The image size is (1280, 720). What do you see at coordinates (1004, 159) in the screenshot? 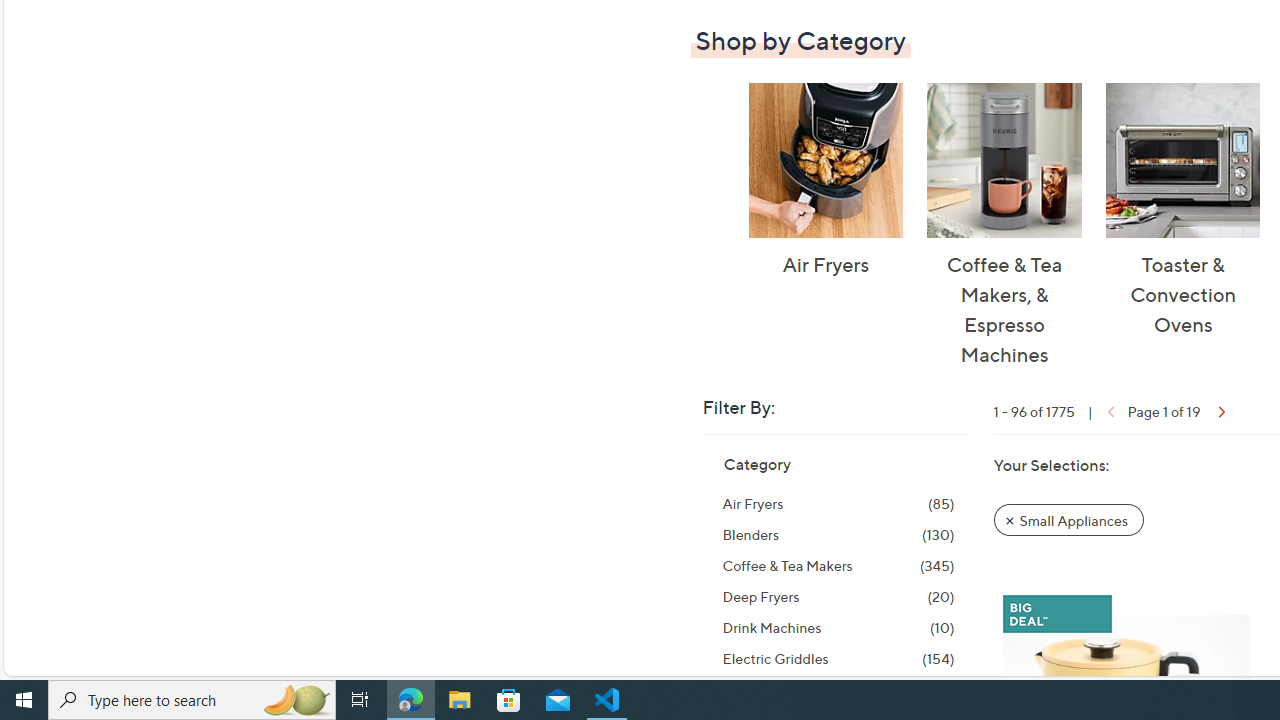
I see `'Coffee & Tea Makers, & Espresso Machines'` at bounding box center [1004, 159].